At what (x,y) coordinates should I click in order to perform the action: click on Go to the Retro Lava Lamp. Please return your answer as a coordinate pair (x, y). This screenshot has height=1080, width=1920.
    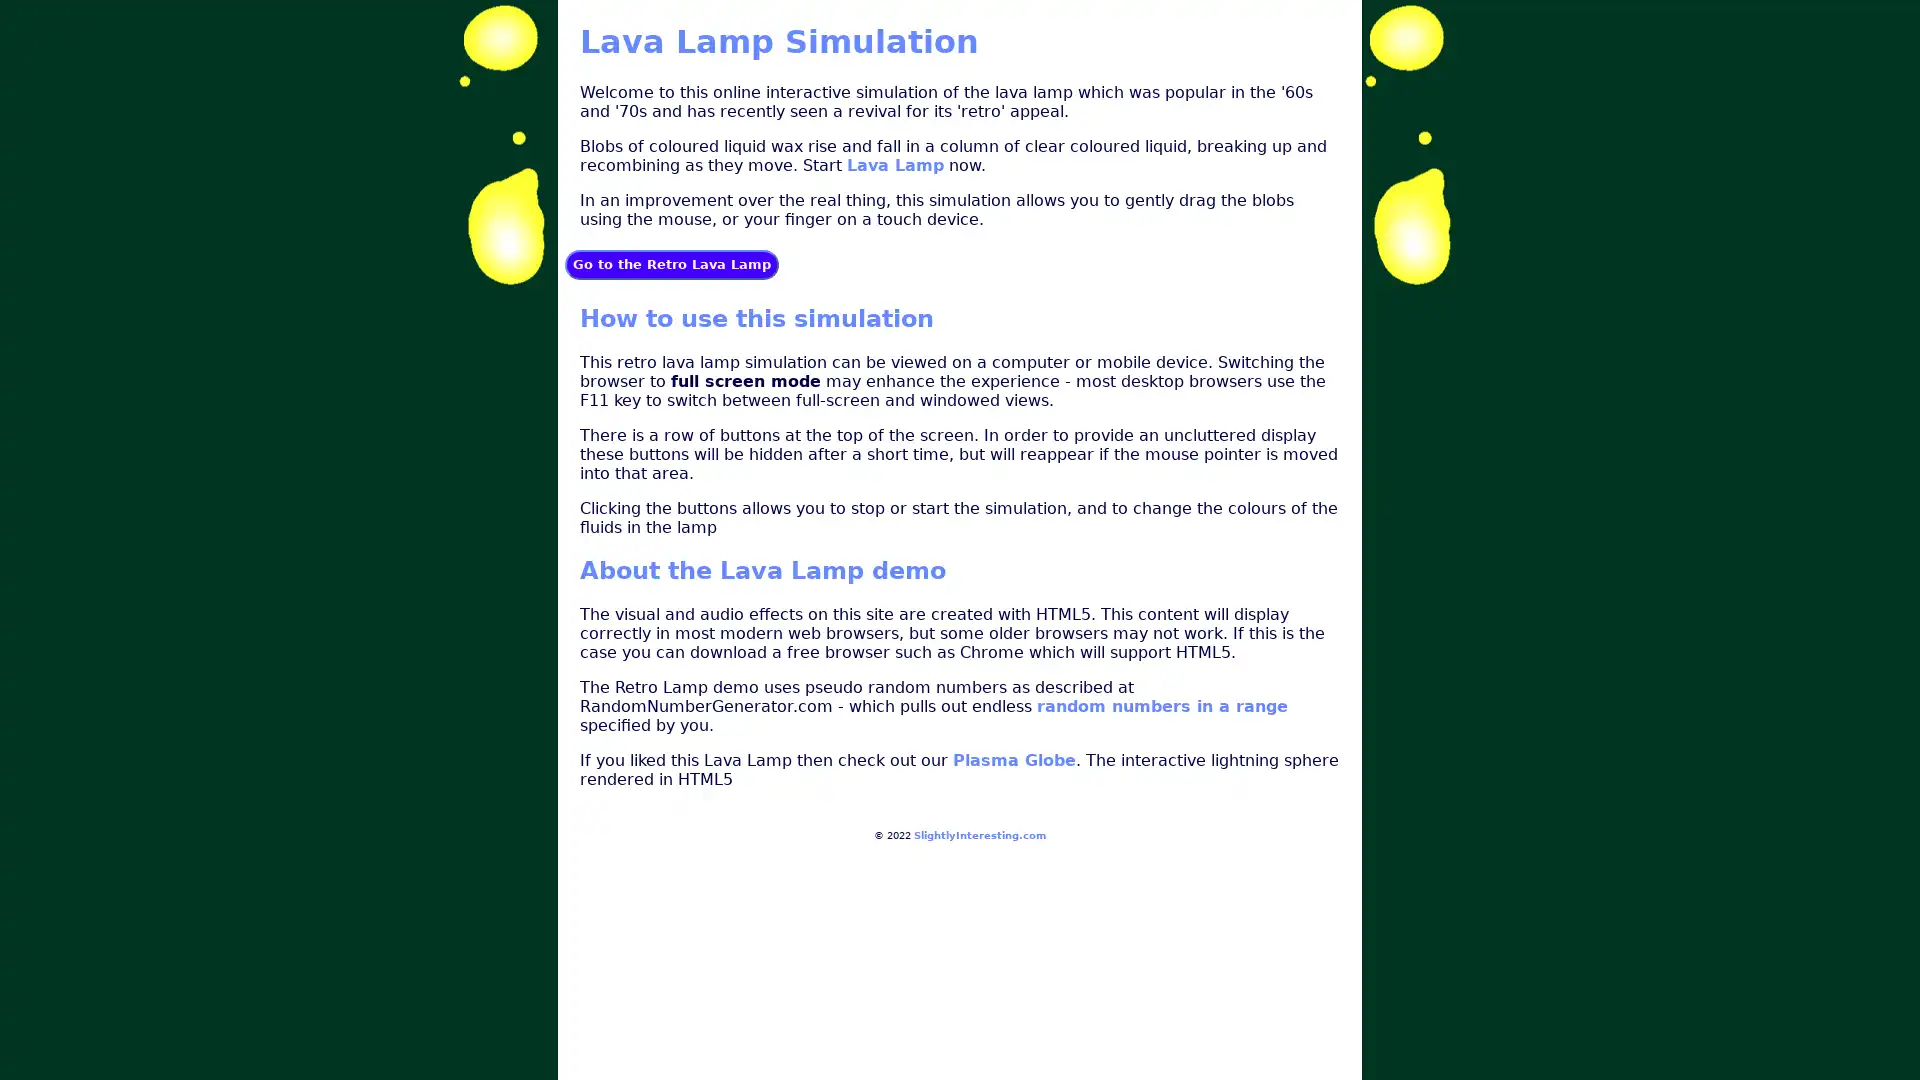
    Looking at the image, I should click on (672, 262).